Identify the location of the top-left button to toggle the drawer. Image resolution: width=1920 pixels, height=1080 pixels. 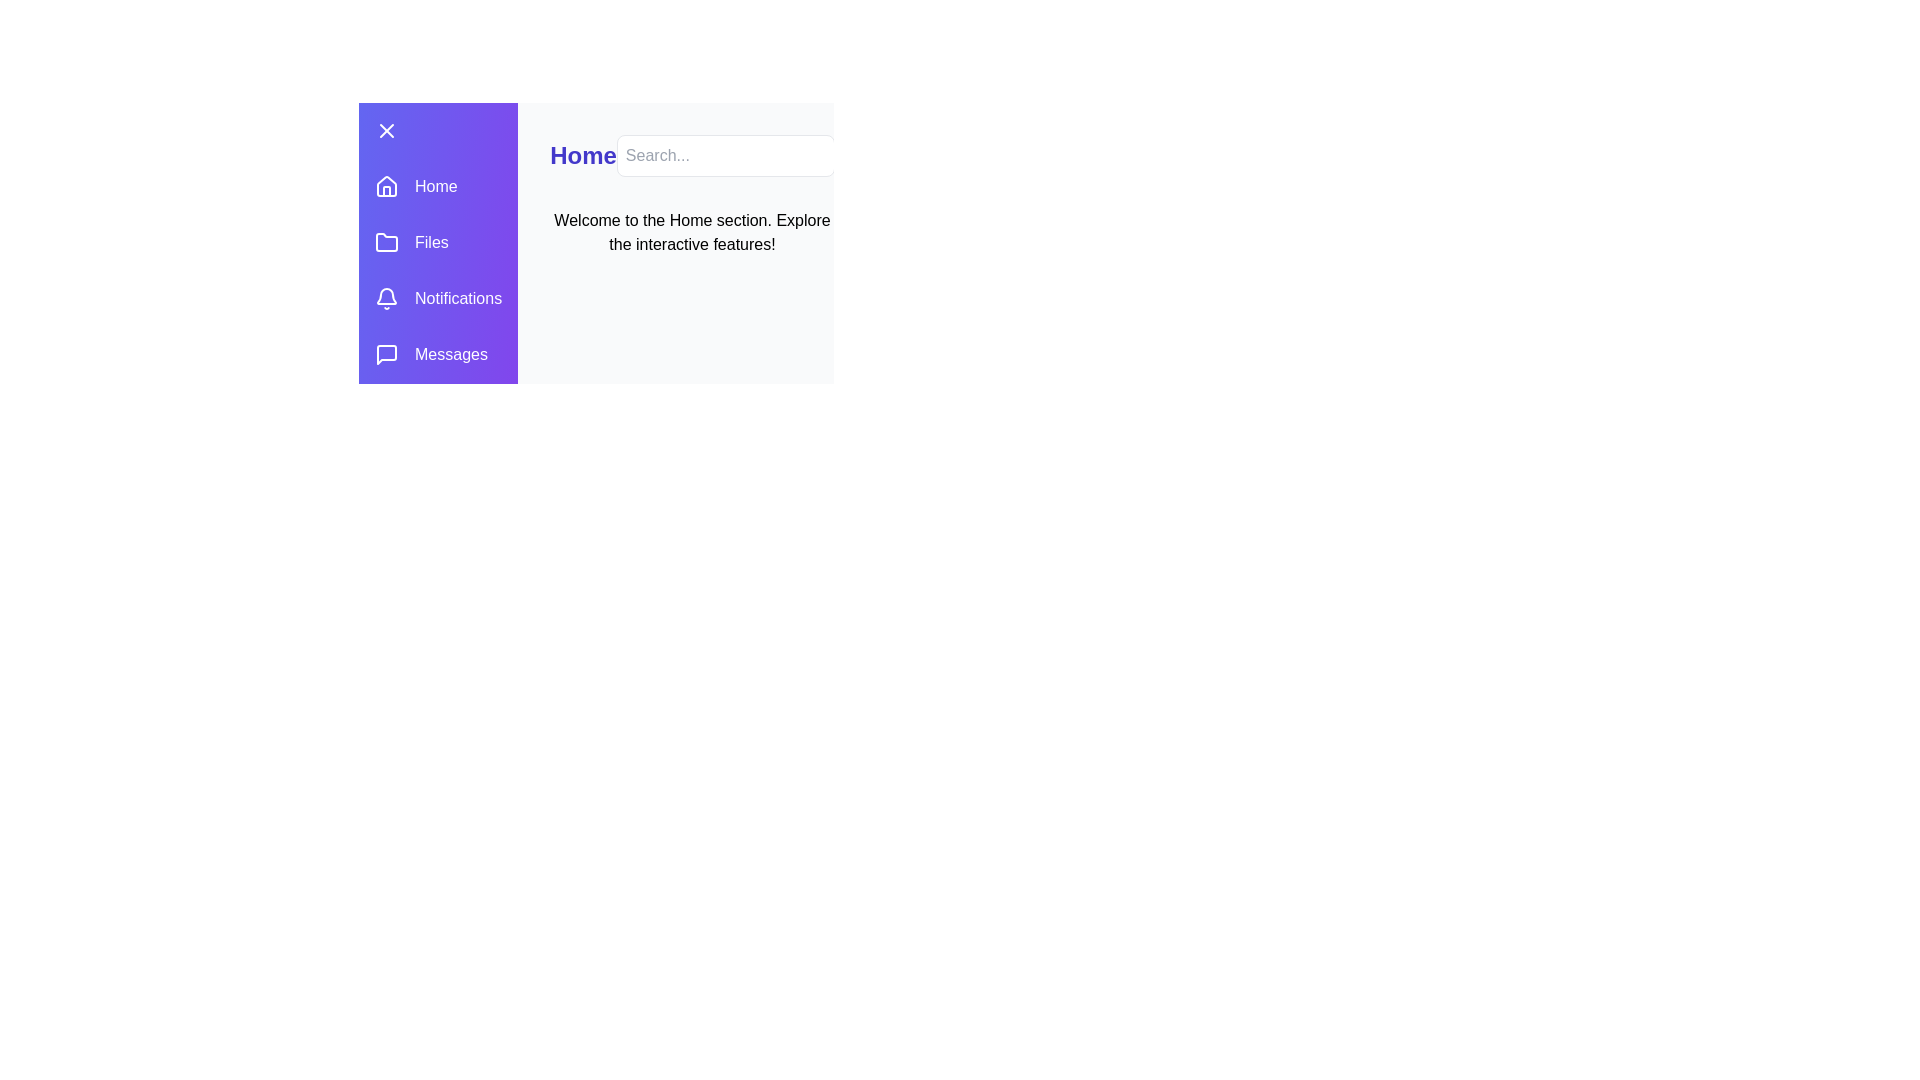
(436, 131).